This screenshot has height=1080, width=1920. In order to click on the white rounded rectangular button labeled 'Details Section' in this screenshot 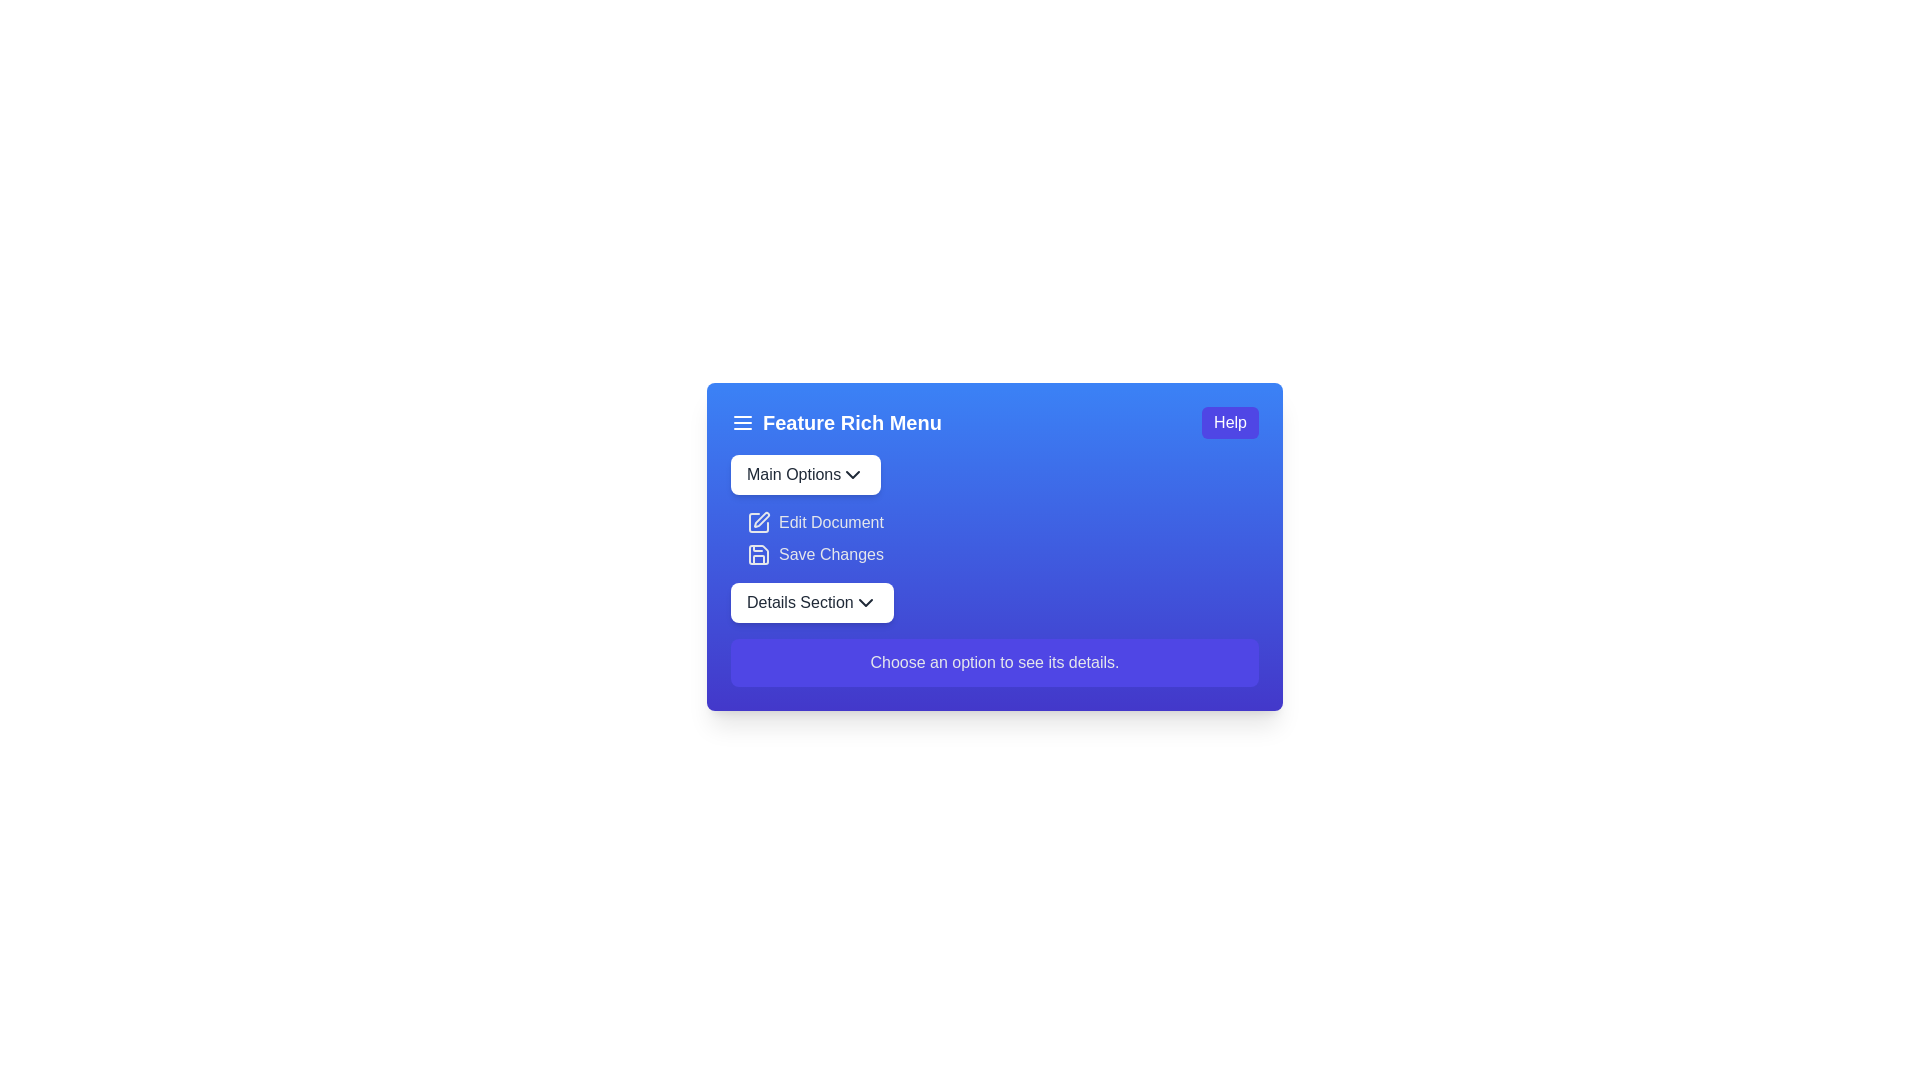, I will do `click(812, 601)`.